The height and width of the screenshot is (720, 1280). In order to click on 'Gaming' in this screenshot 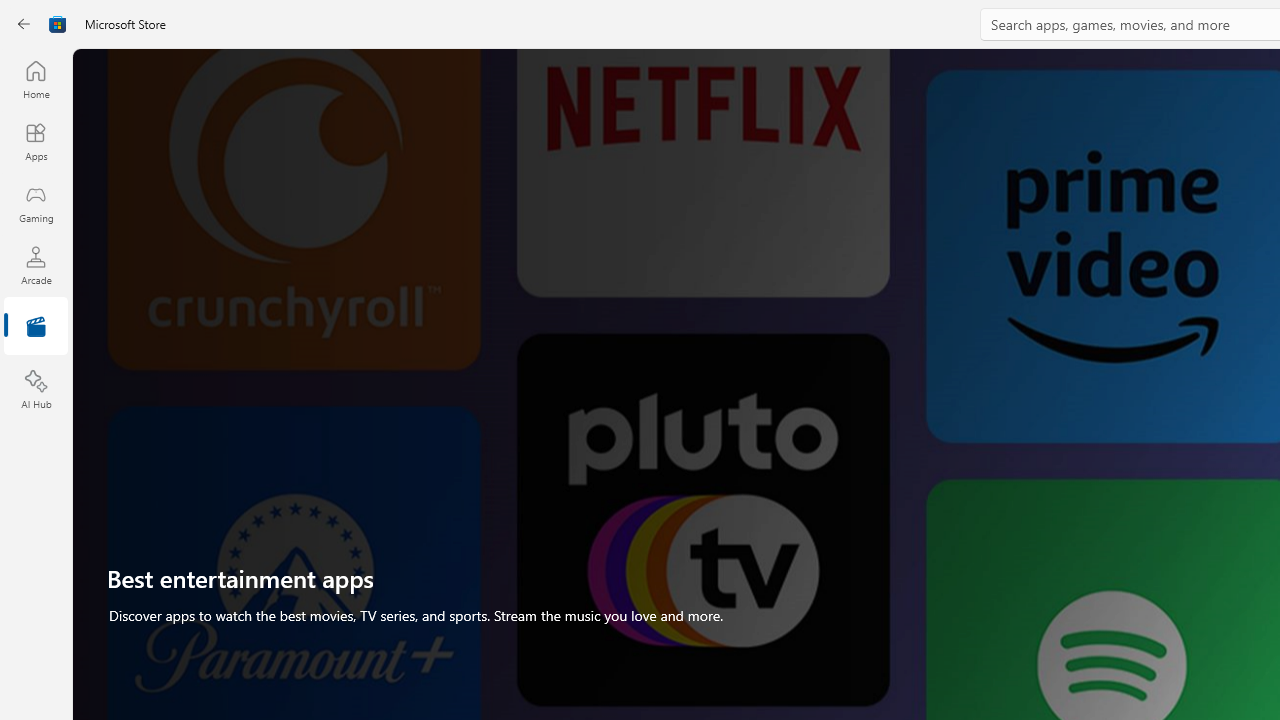, I will do `click(35, 203)`.